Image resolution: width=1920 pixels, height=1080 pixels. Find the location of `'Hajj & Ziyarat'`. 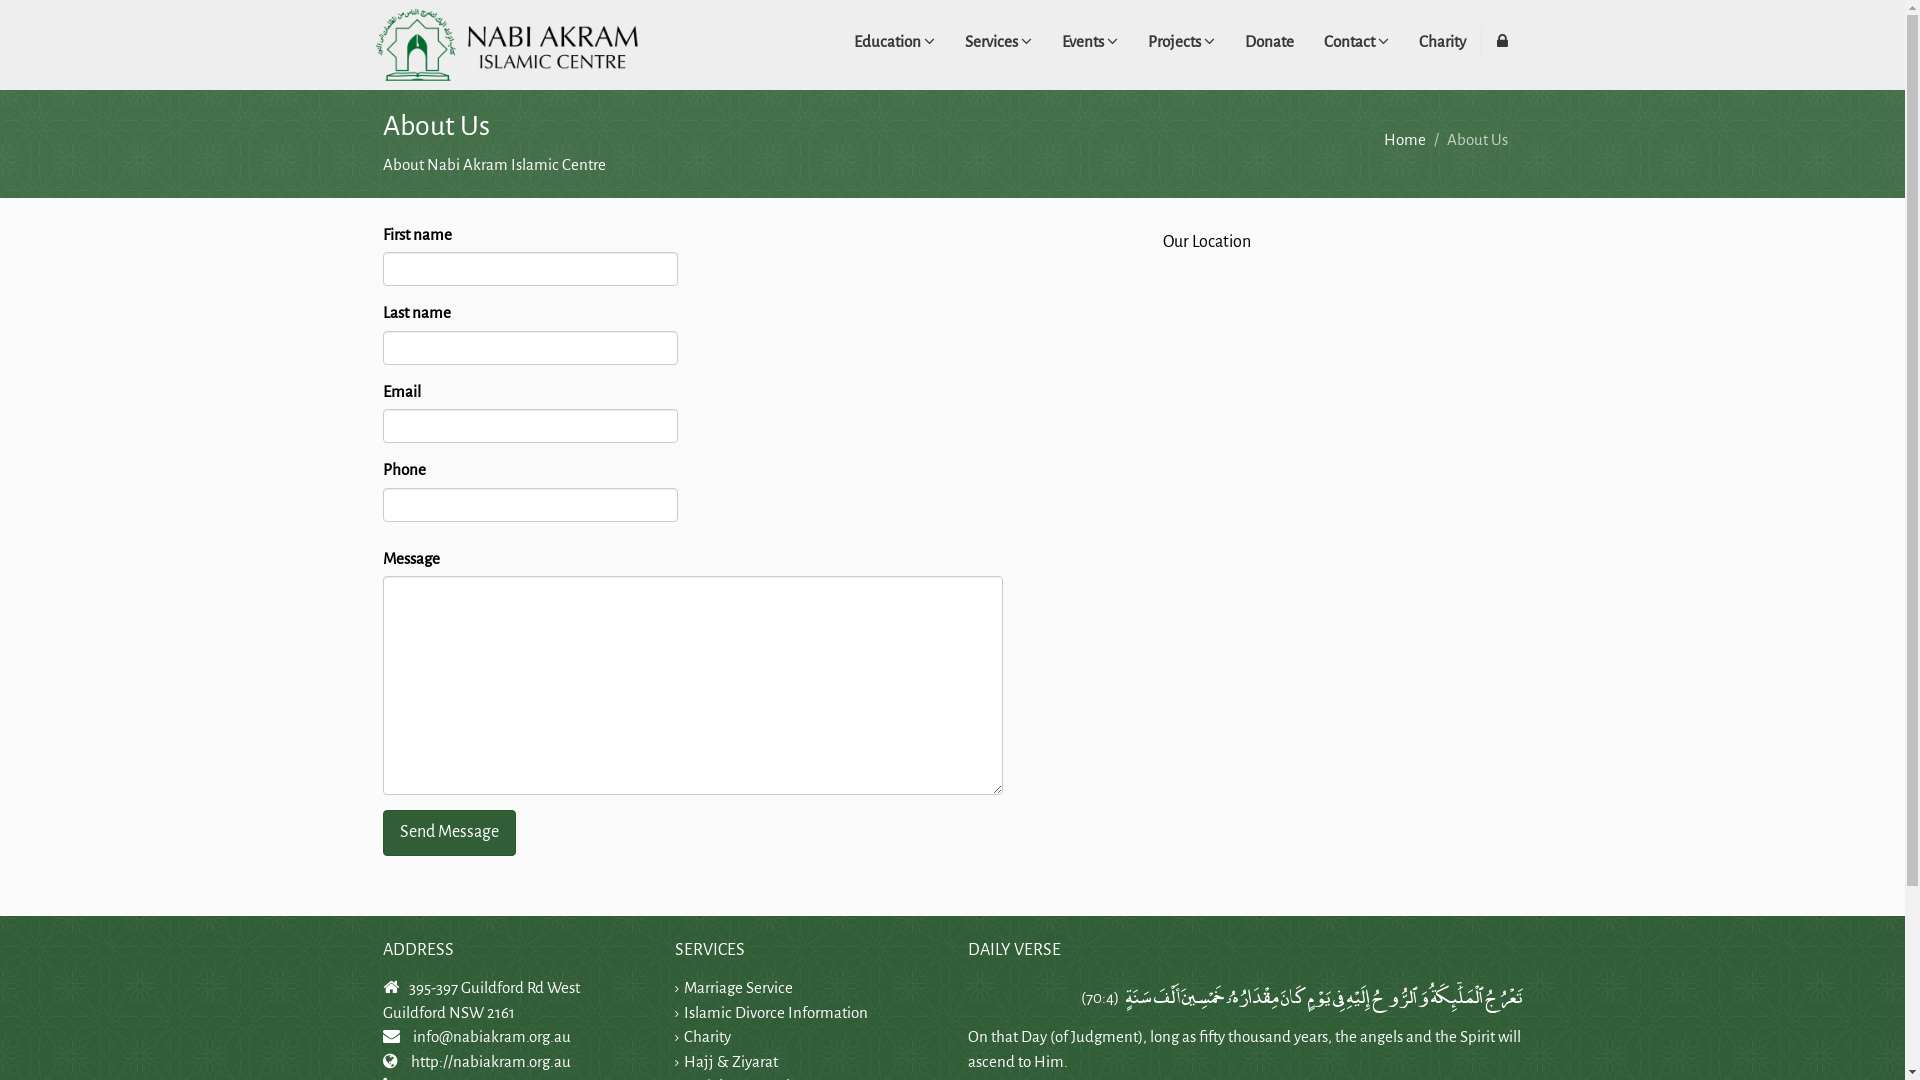

'Hajj & Ziyarat' is located at coordinates (684, 1060).